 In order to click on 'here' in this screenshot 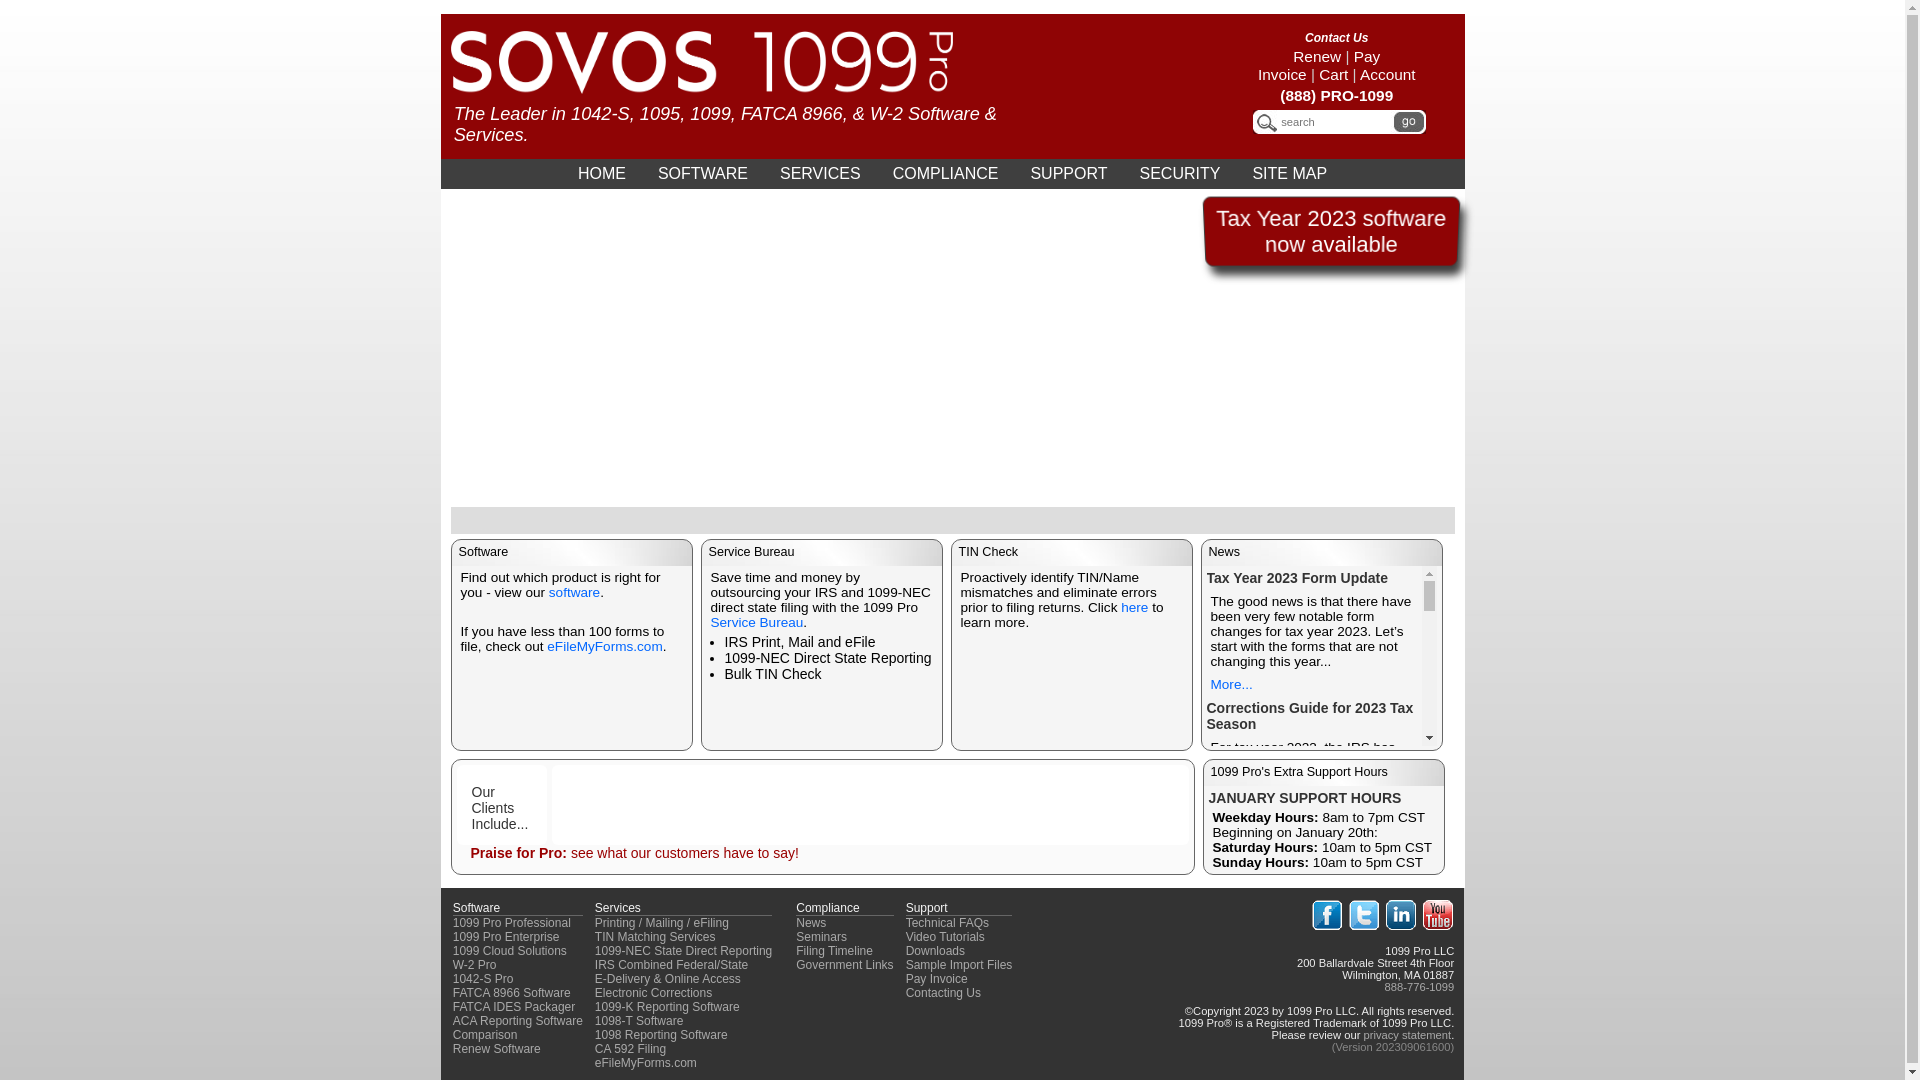, I will do `click(1134, 606)`.